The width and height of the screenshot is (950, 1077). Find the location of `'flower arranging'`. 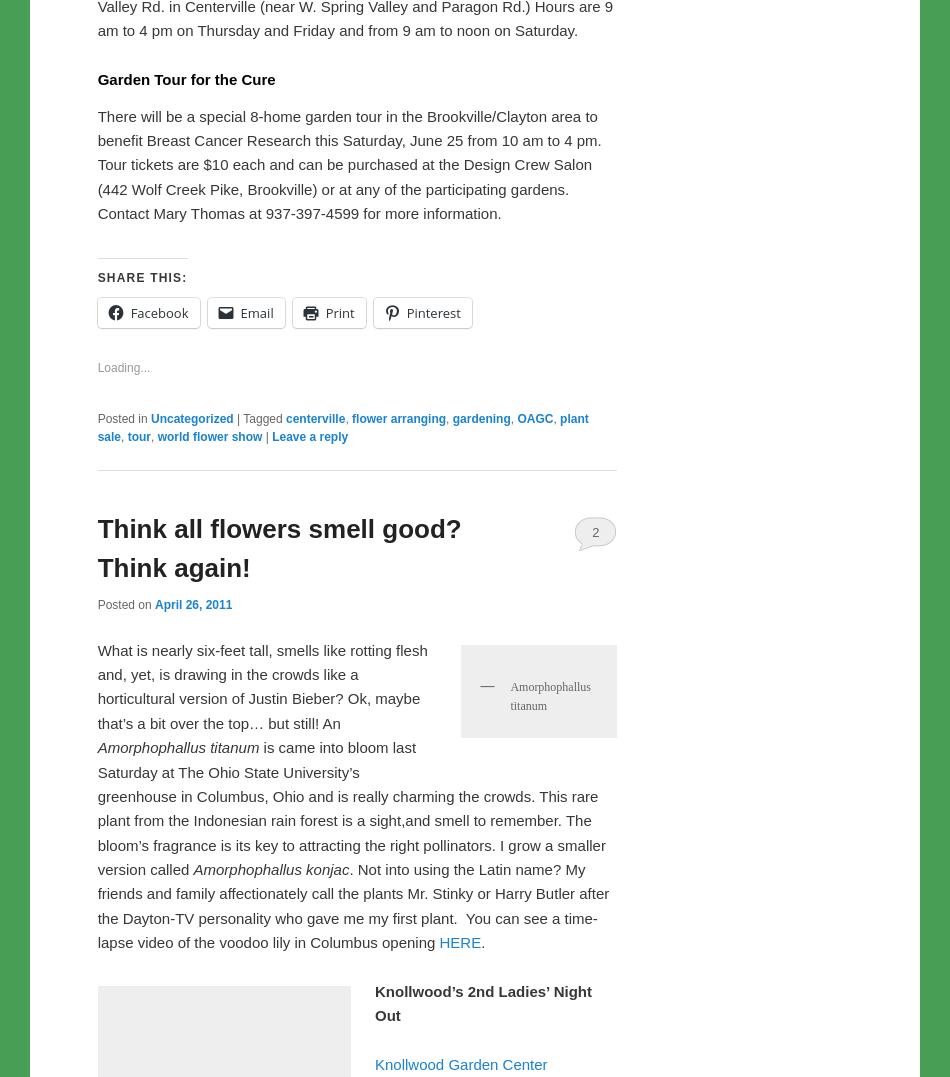

'flower arranging' is located at coordinates (398, 836).